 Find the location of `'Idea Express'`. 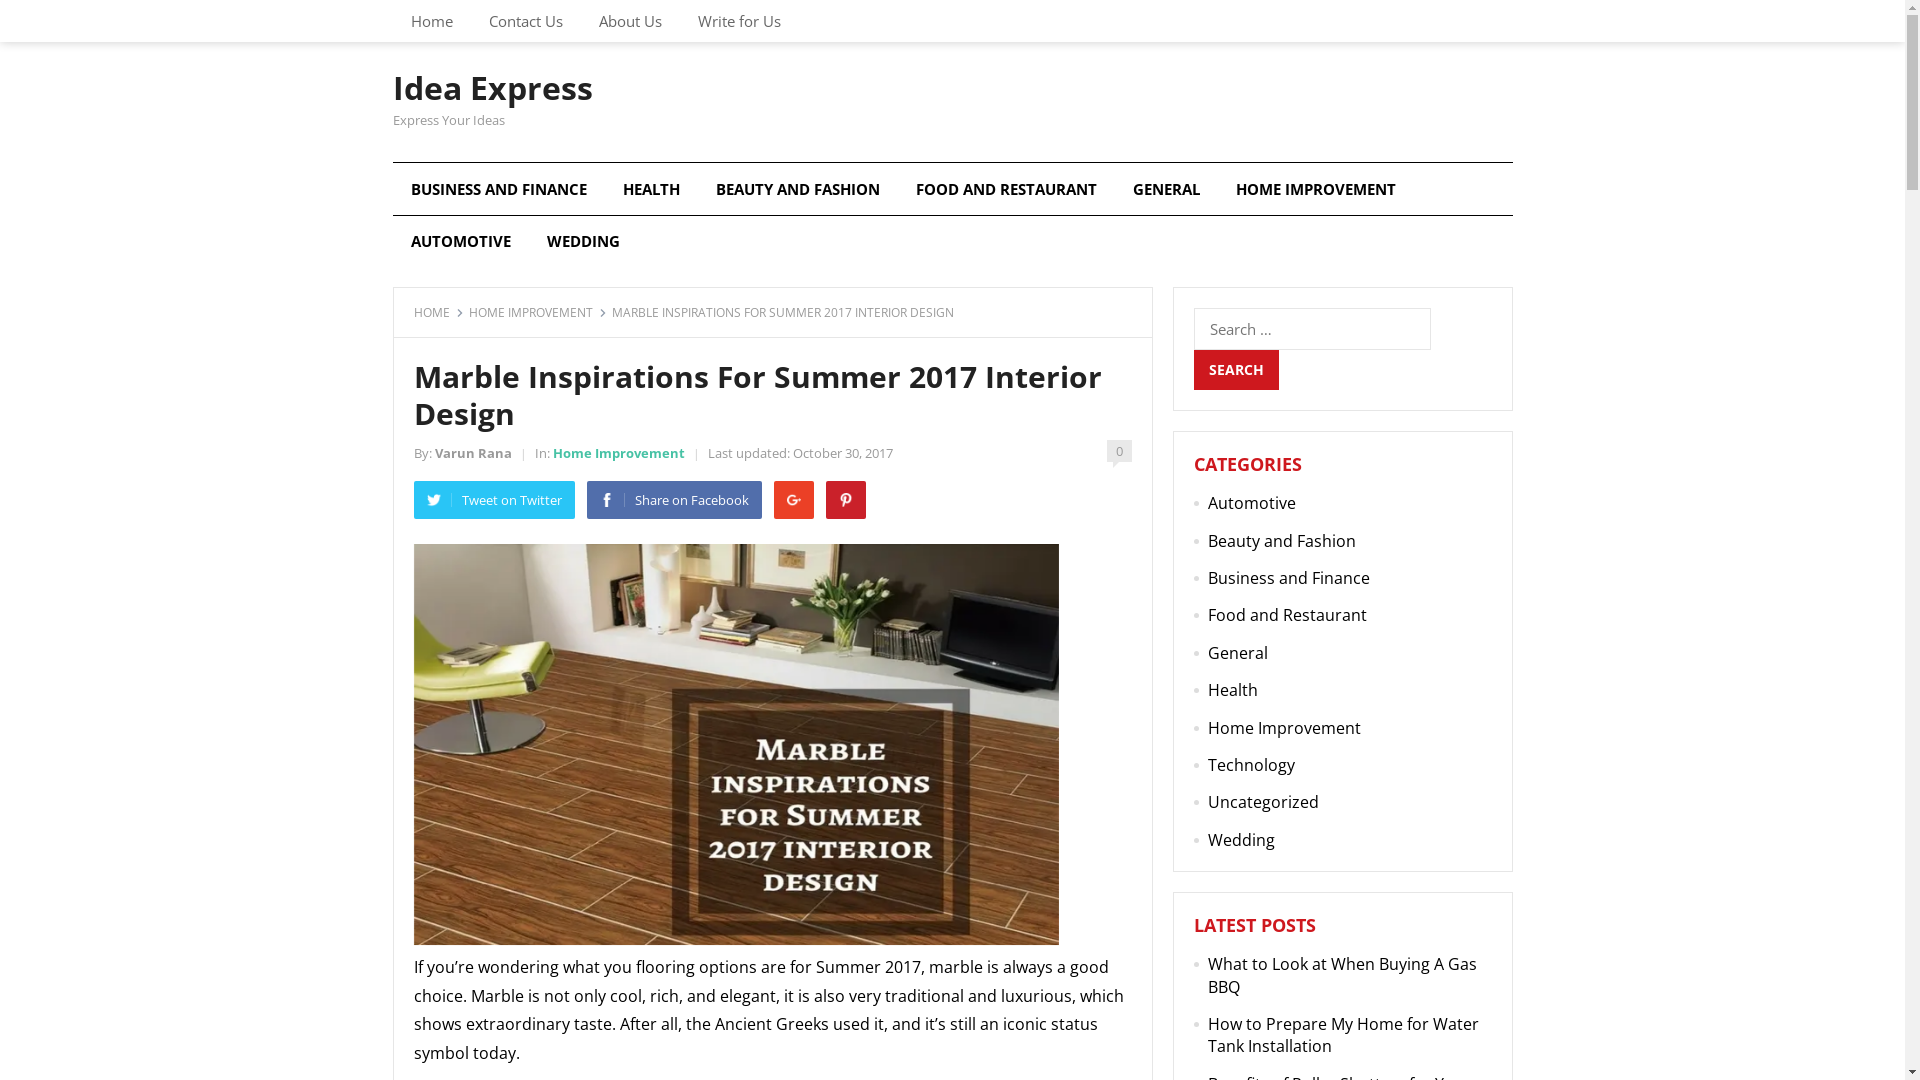

'Idea Express' is located at coordinates (491, 87).